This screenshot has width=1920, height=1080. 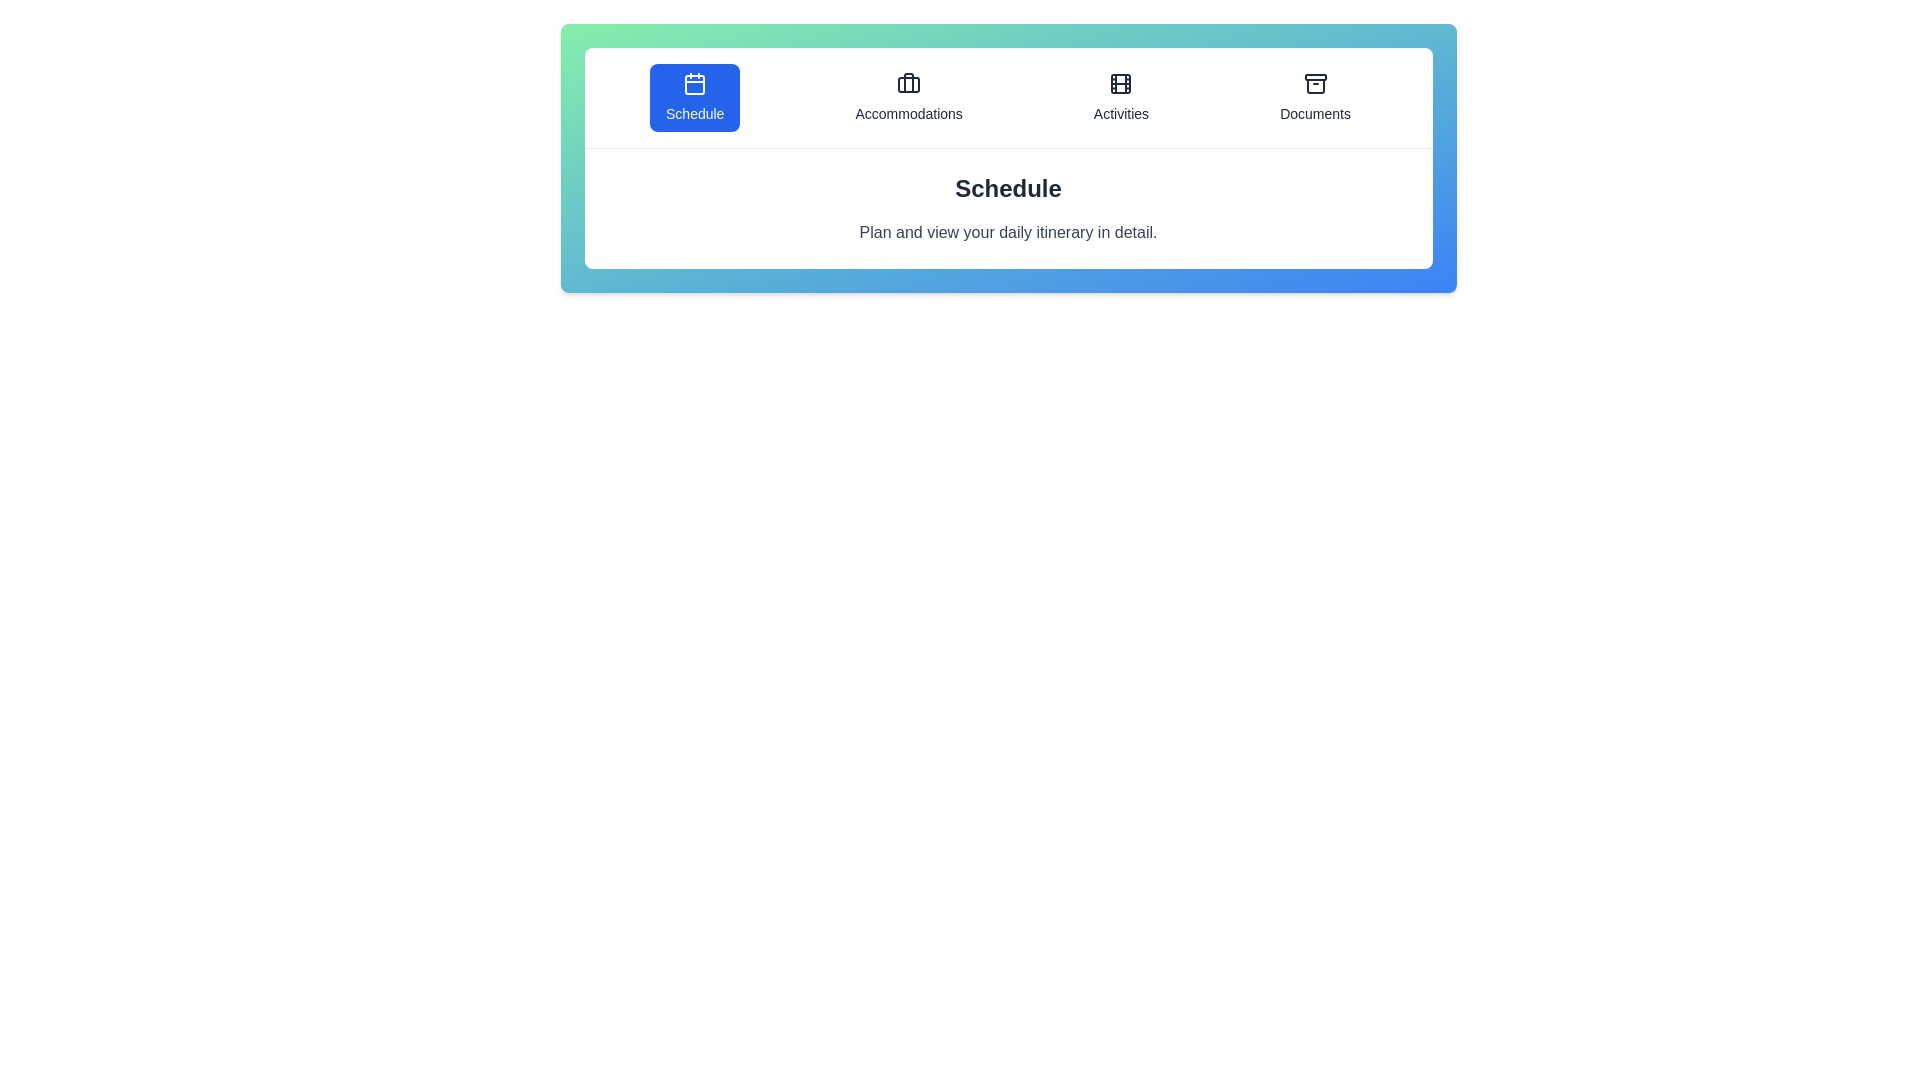 What do you see at coordinates (1121, 97) in the screenshot?
I see `the tab icon labeled Activities to display its tooltip` at bounding box center [1121, 97].